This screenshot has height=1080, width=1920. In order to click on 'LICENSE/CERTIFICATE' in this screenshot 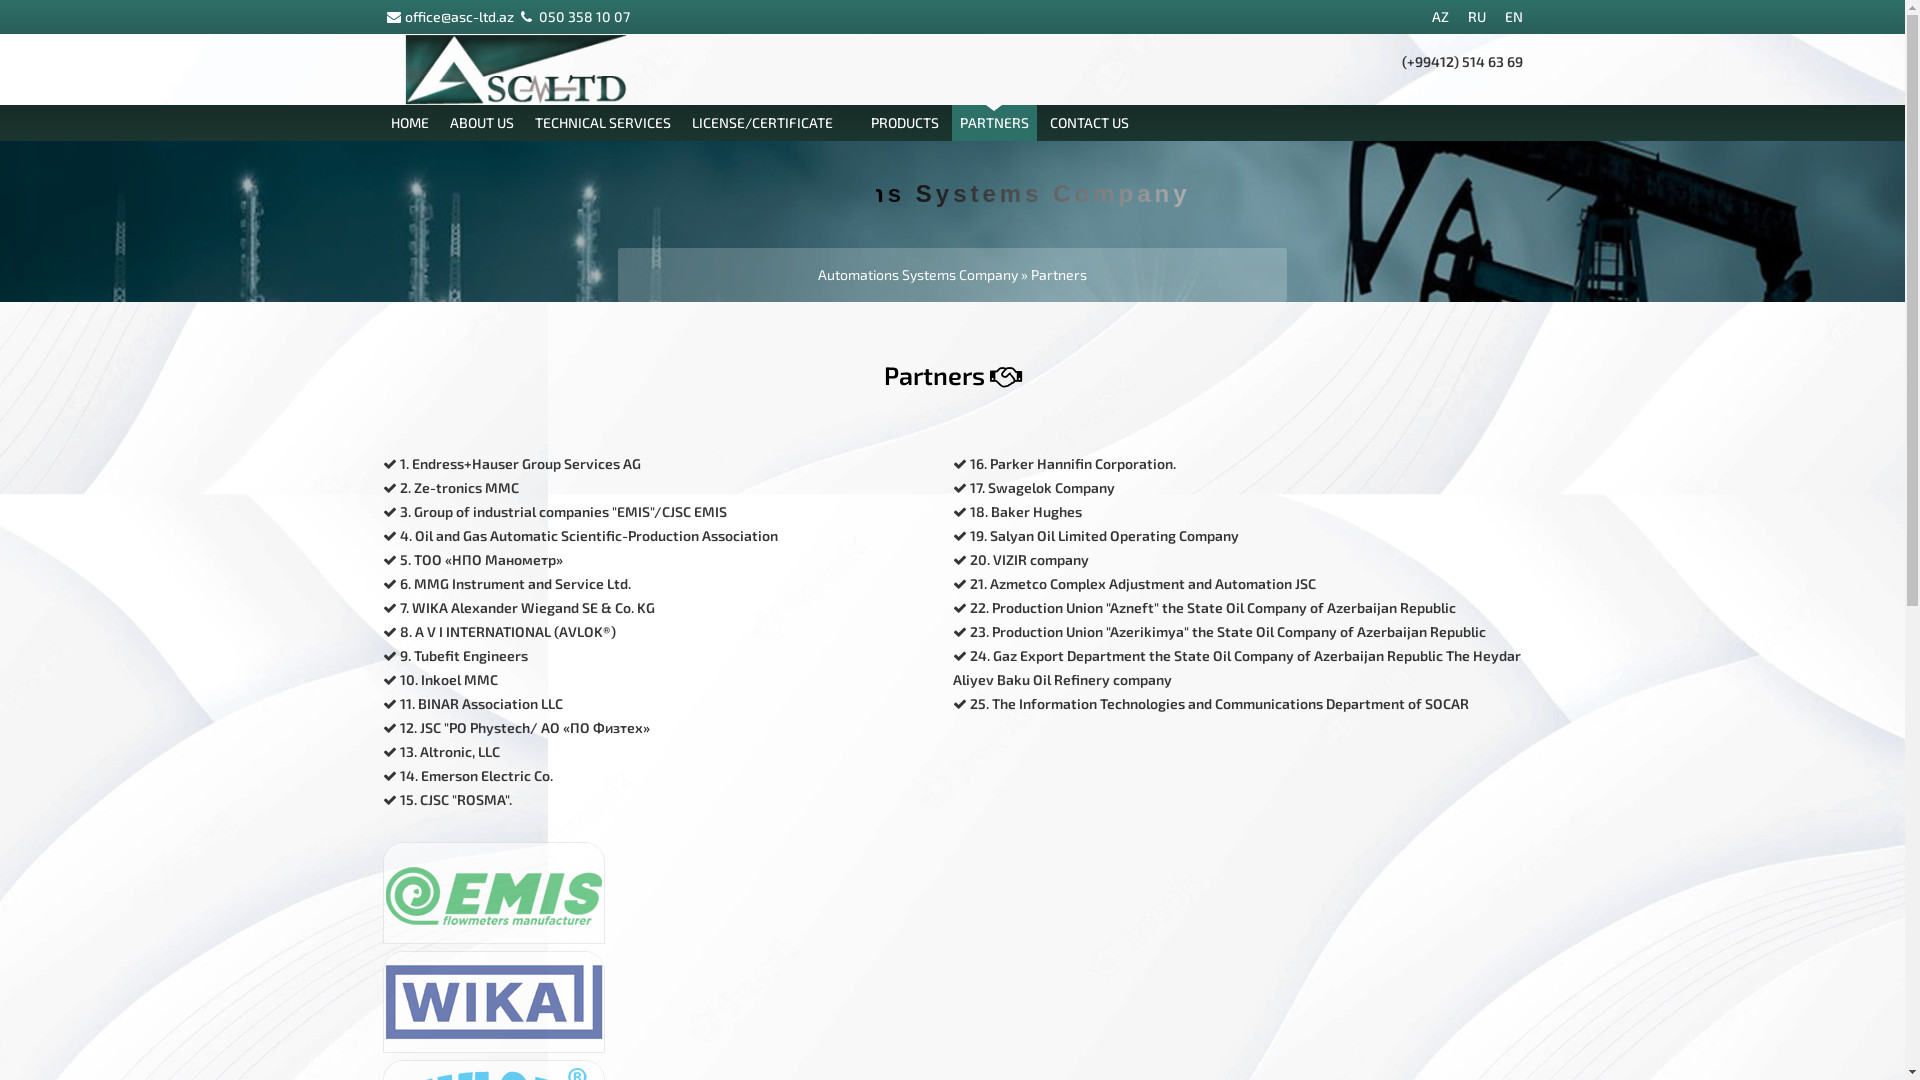, I will do `click(770, 123)`.